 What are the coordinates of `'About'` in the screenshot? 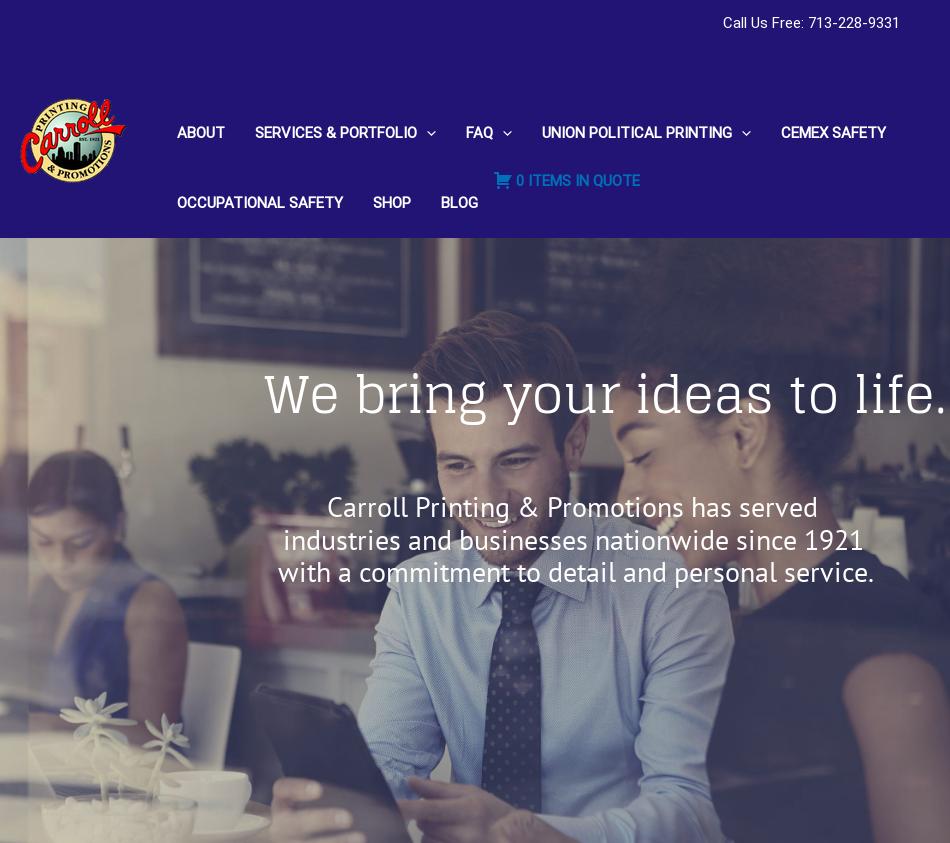 It's located at (201, 131).